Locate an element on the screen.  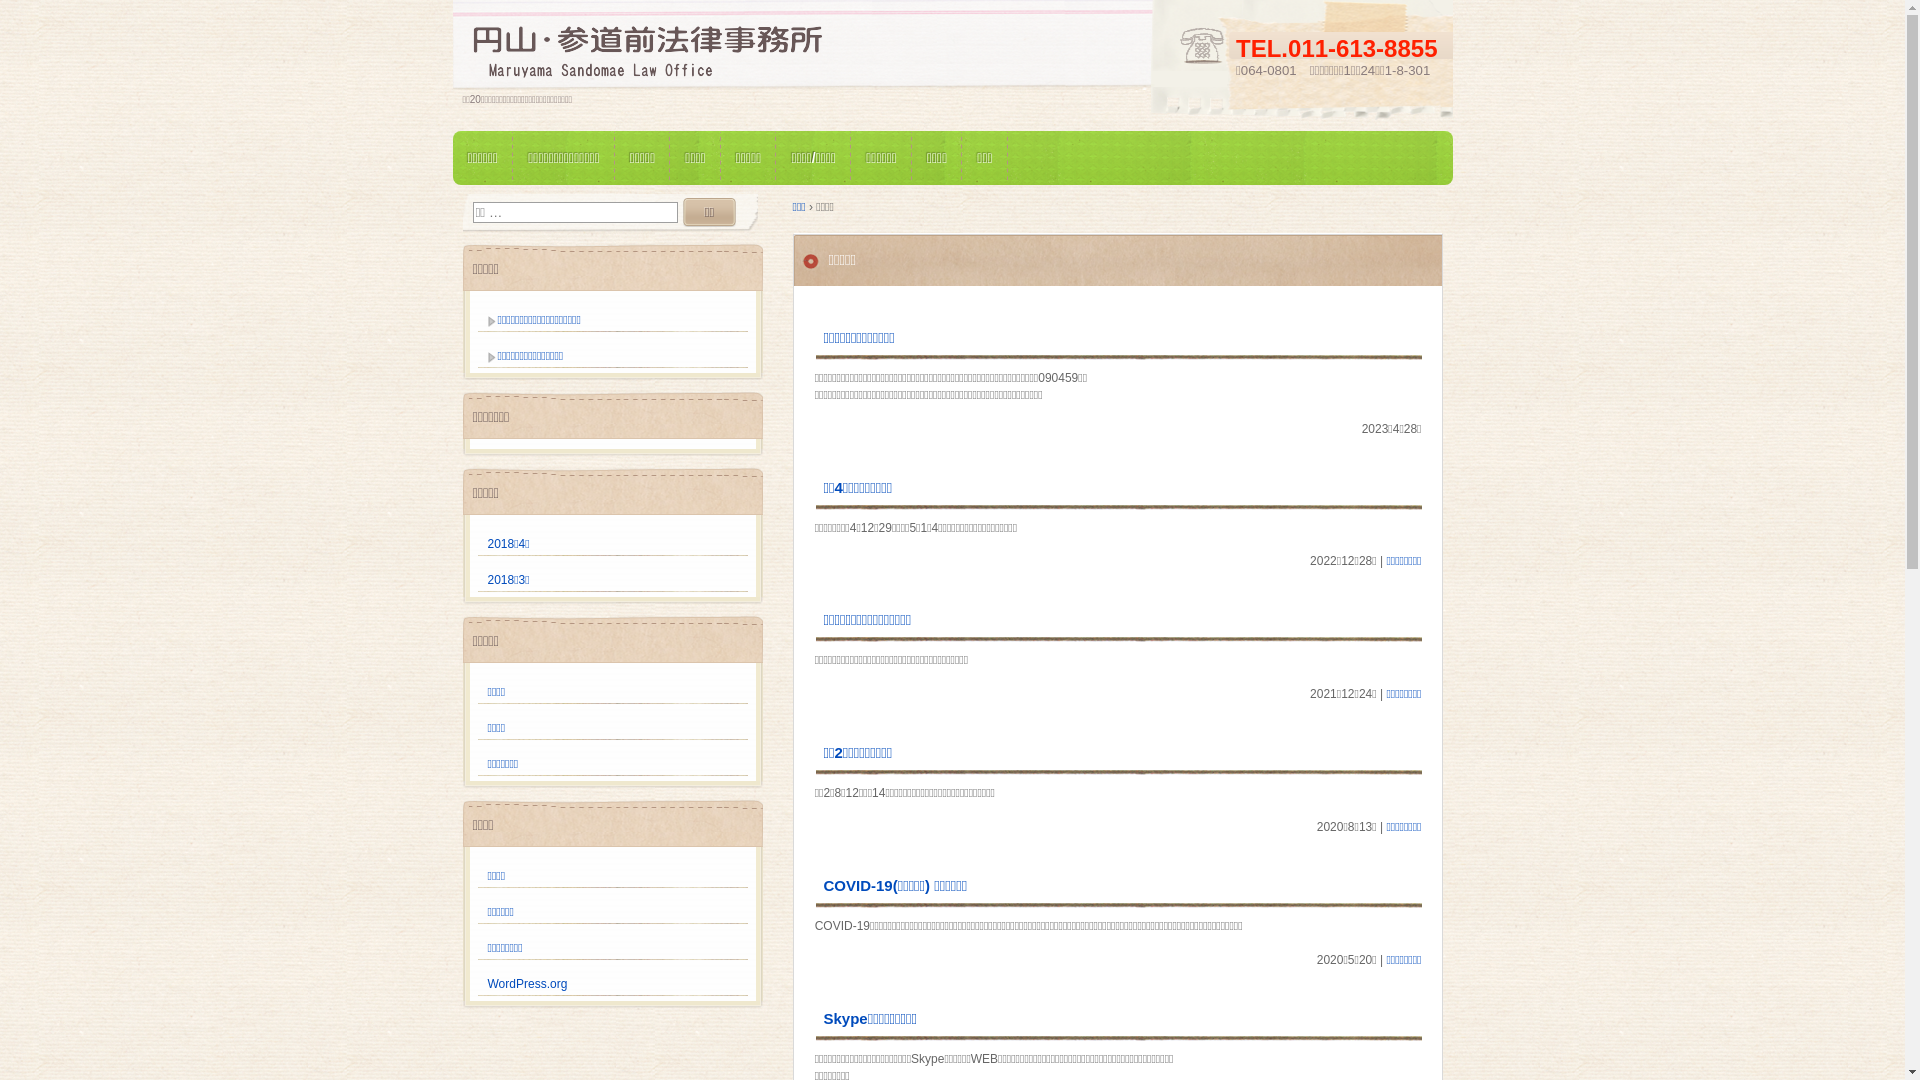
'WordPress.org' is located at coordinates (528, 982).